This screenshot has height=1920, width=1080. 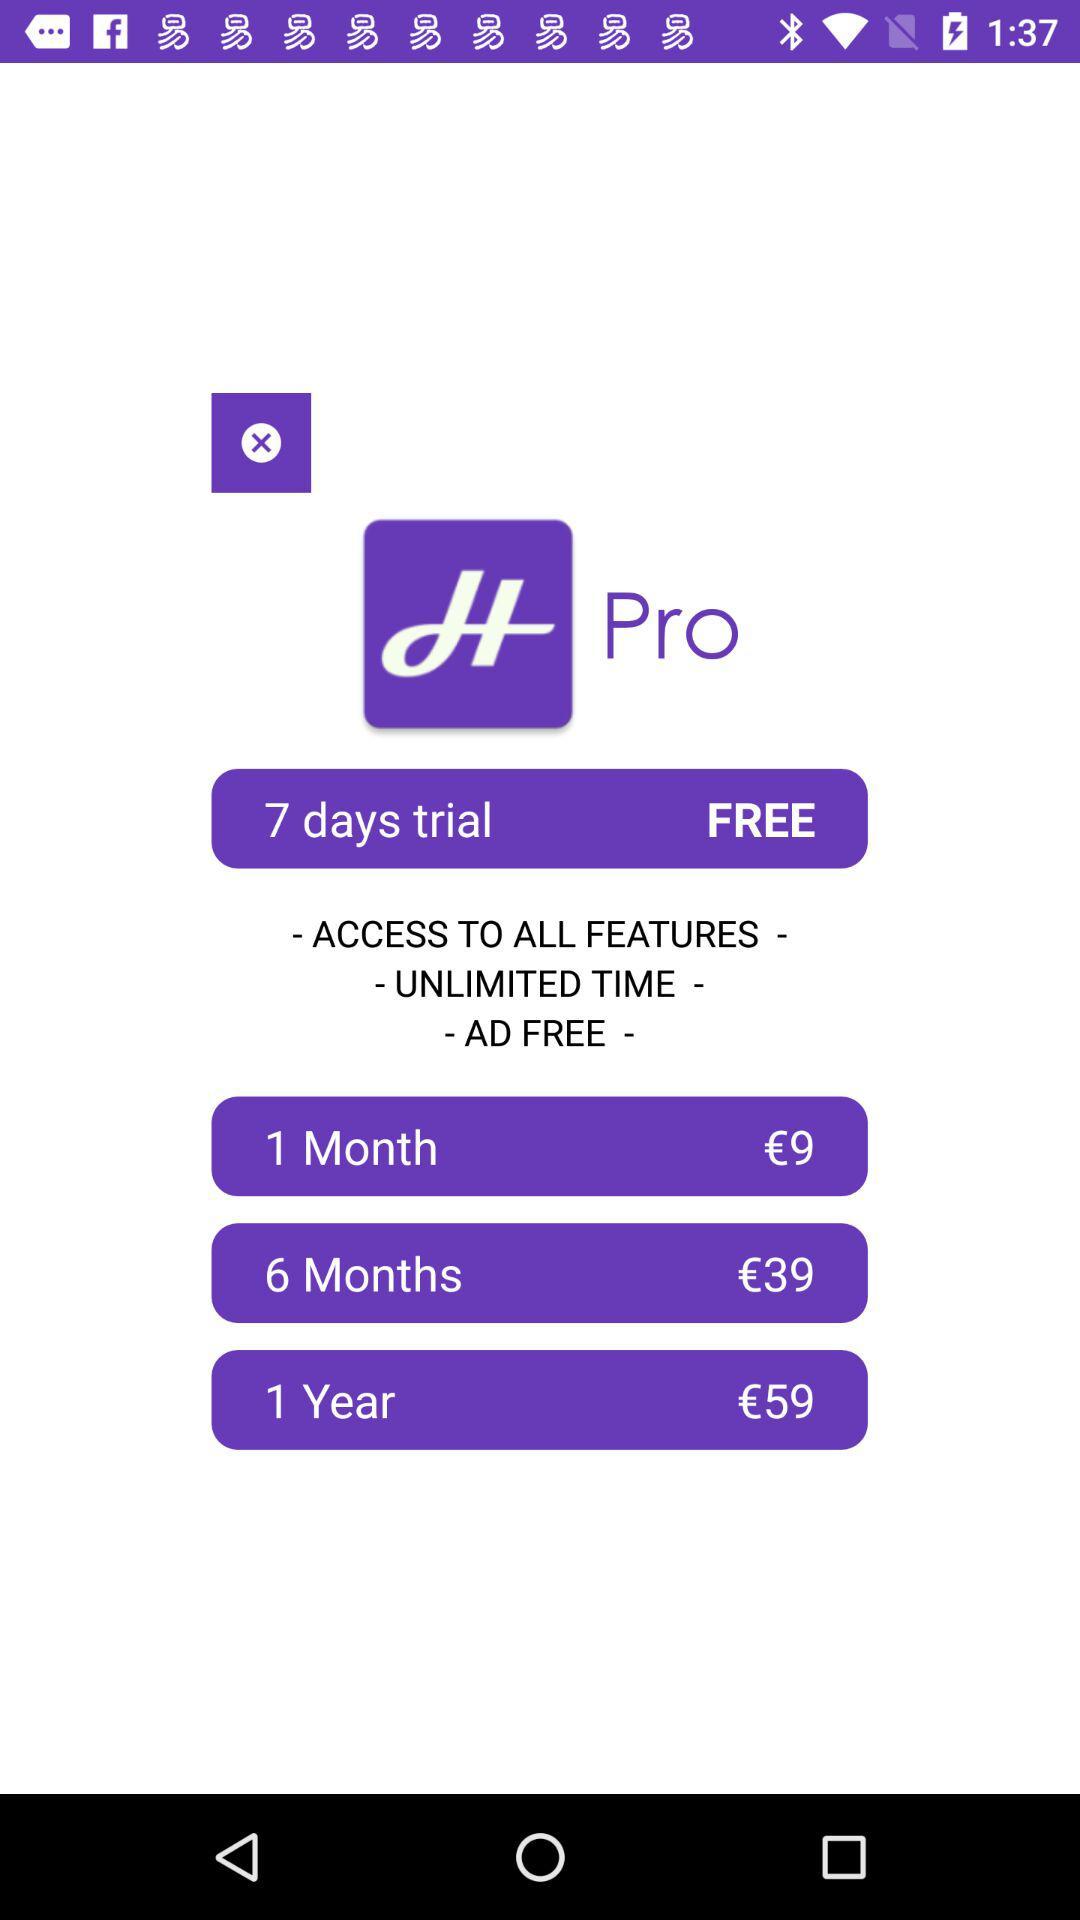 What do you see at coordinates (260, 441) in the screenshot?
I see `icon above 7 days trial` at bounding box center [260, 441].